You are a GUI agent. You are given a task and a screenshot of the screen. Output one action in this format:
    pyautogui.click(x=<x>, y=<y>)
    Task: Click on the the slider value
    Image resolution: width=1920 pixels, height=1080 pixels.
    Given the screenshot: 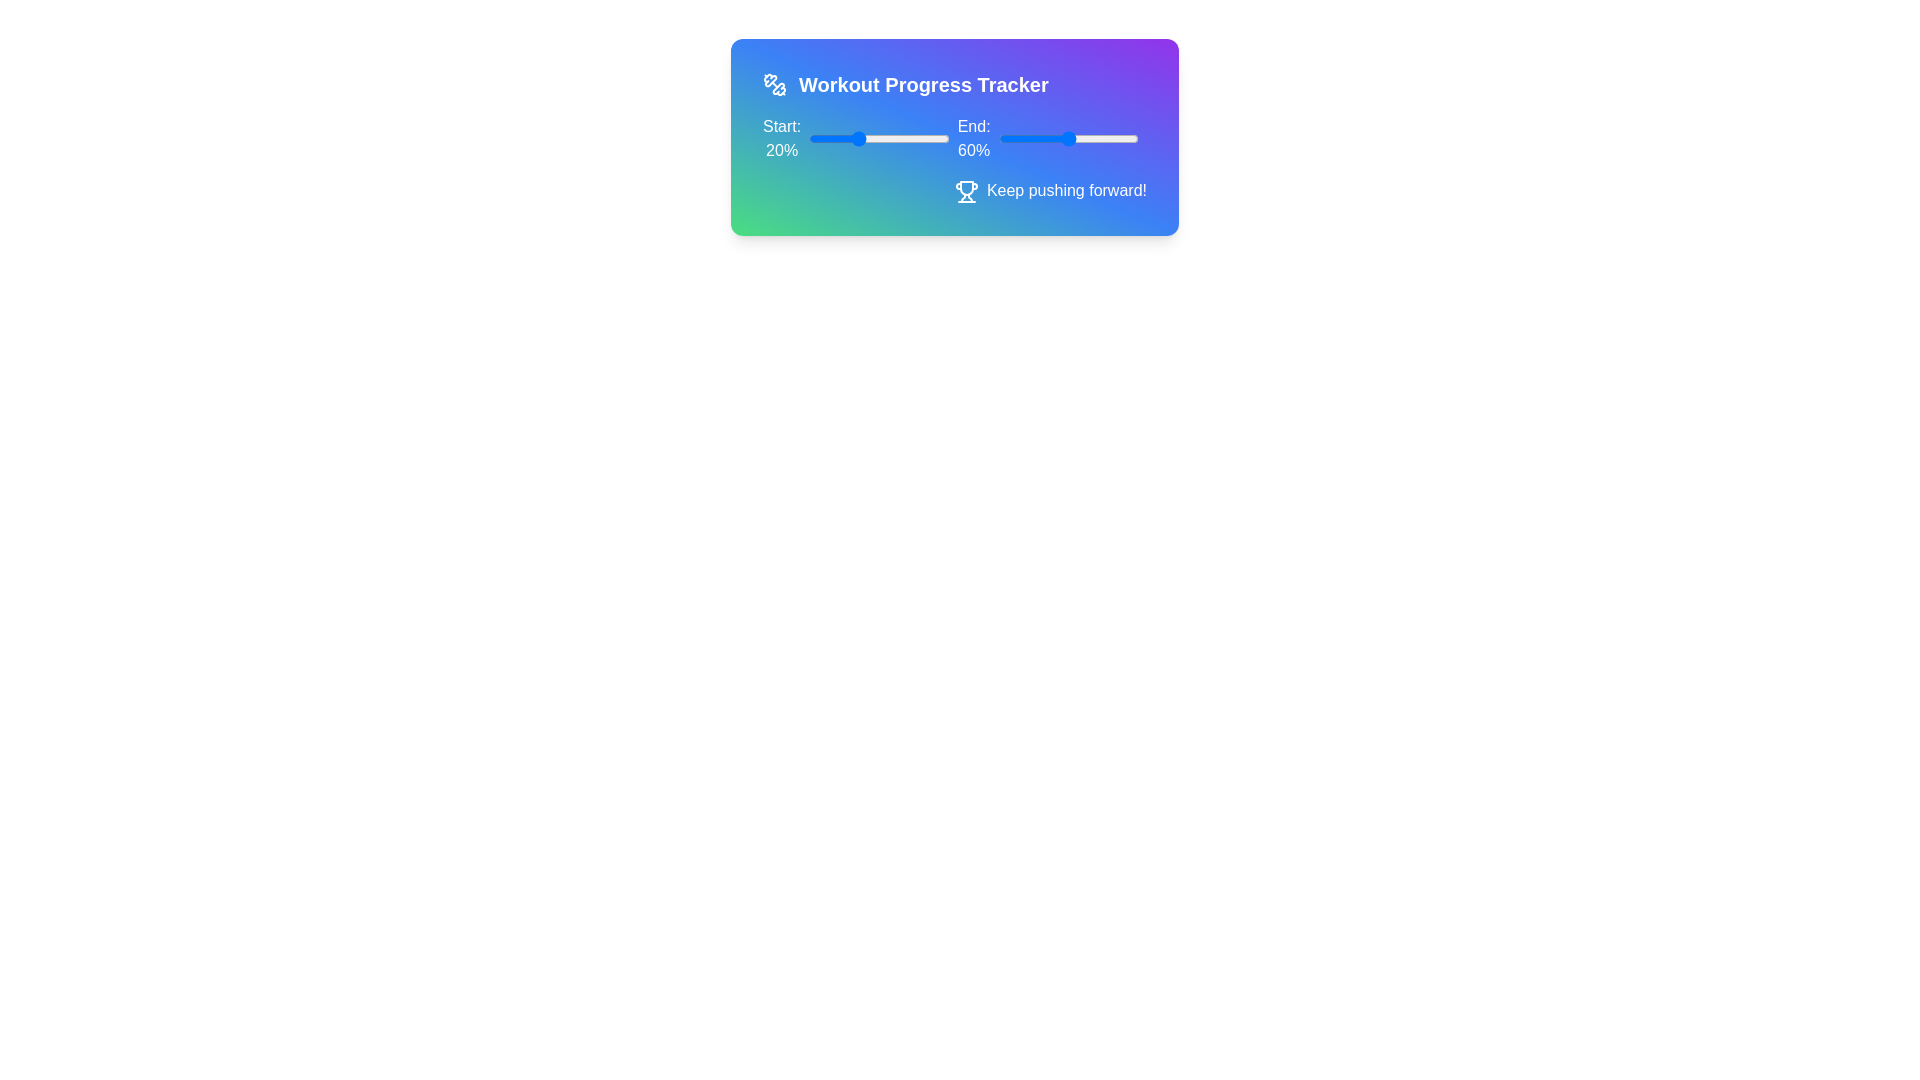 What is the action you would take?
    pyautogui.click(x=939, y=137)
    